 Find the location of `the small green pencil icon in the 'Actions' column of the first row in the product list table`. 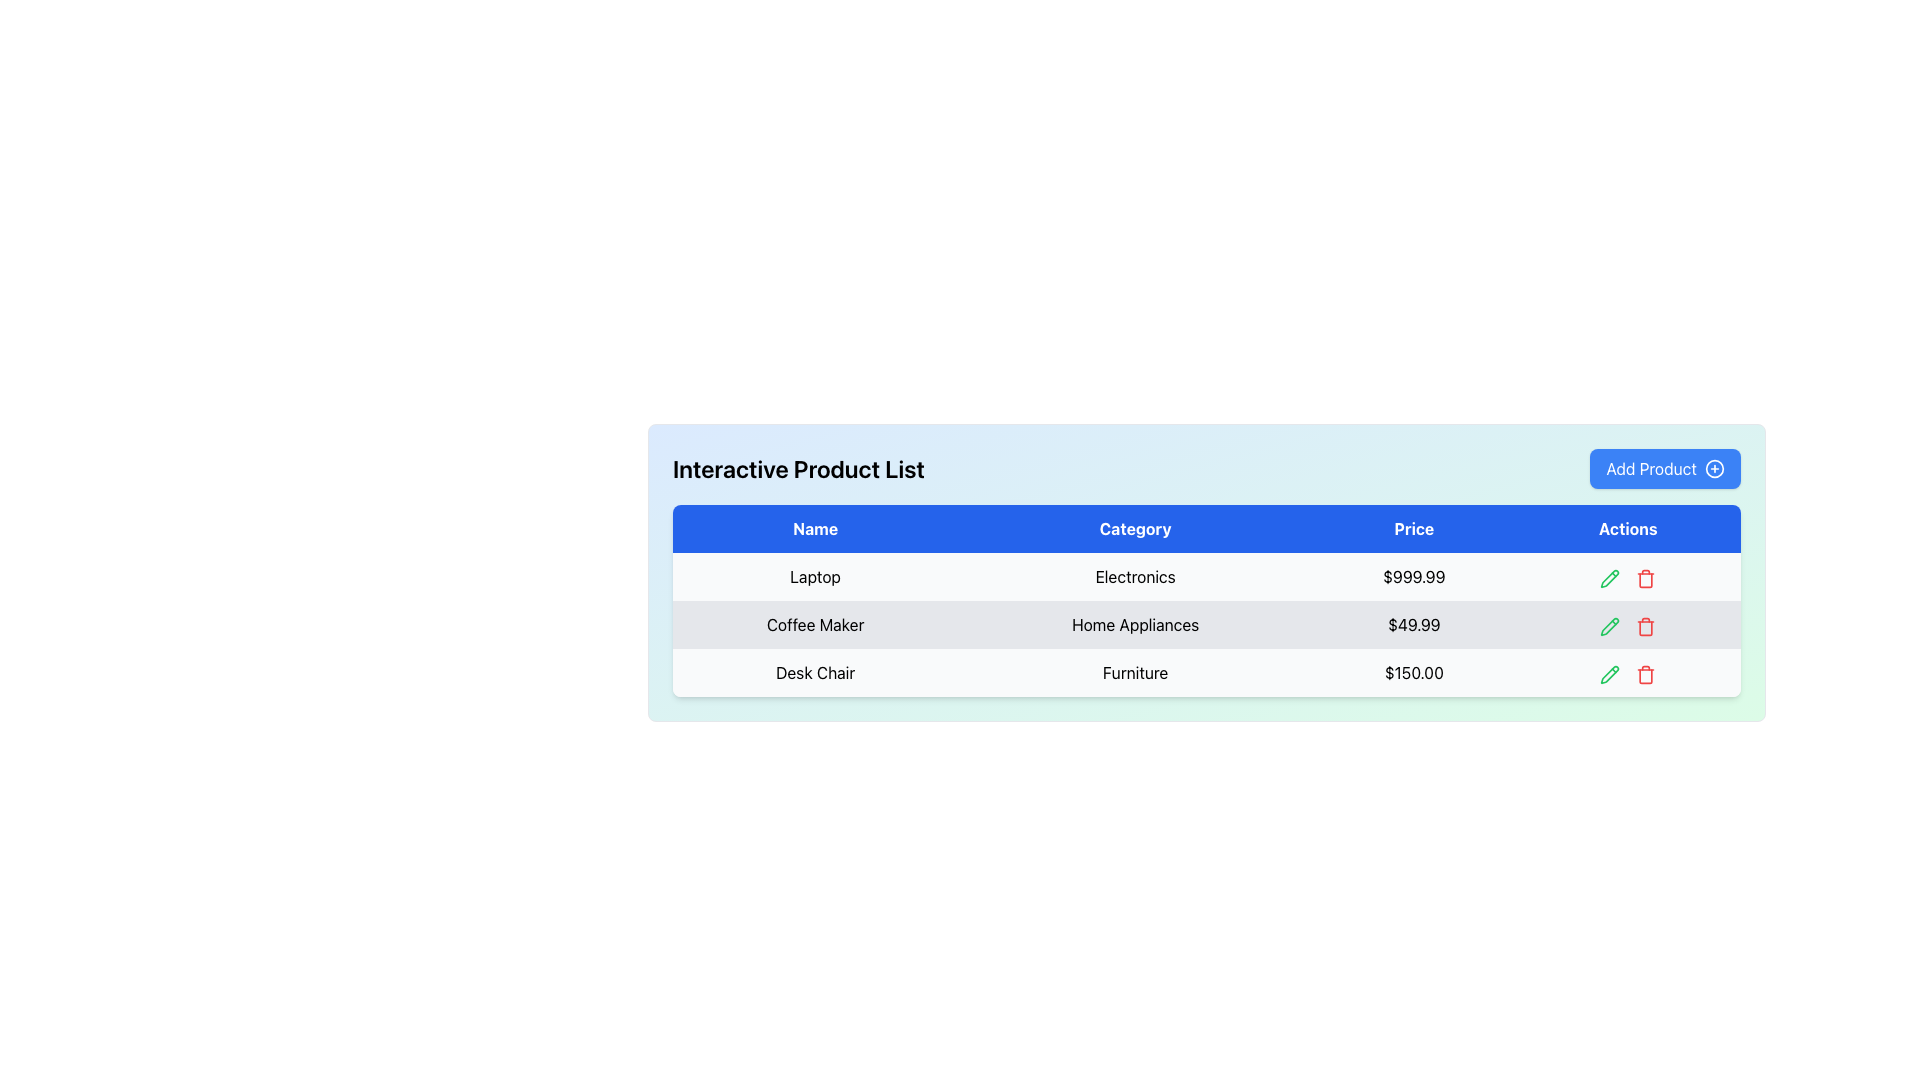

the small green pencil icon in the 'Actions' column of the first row in the product list table is located at coordinates (1610, 577).